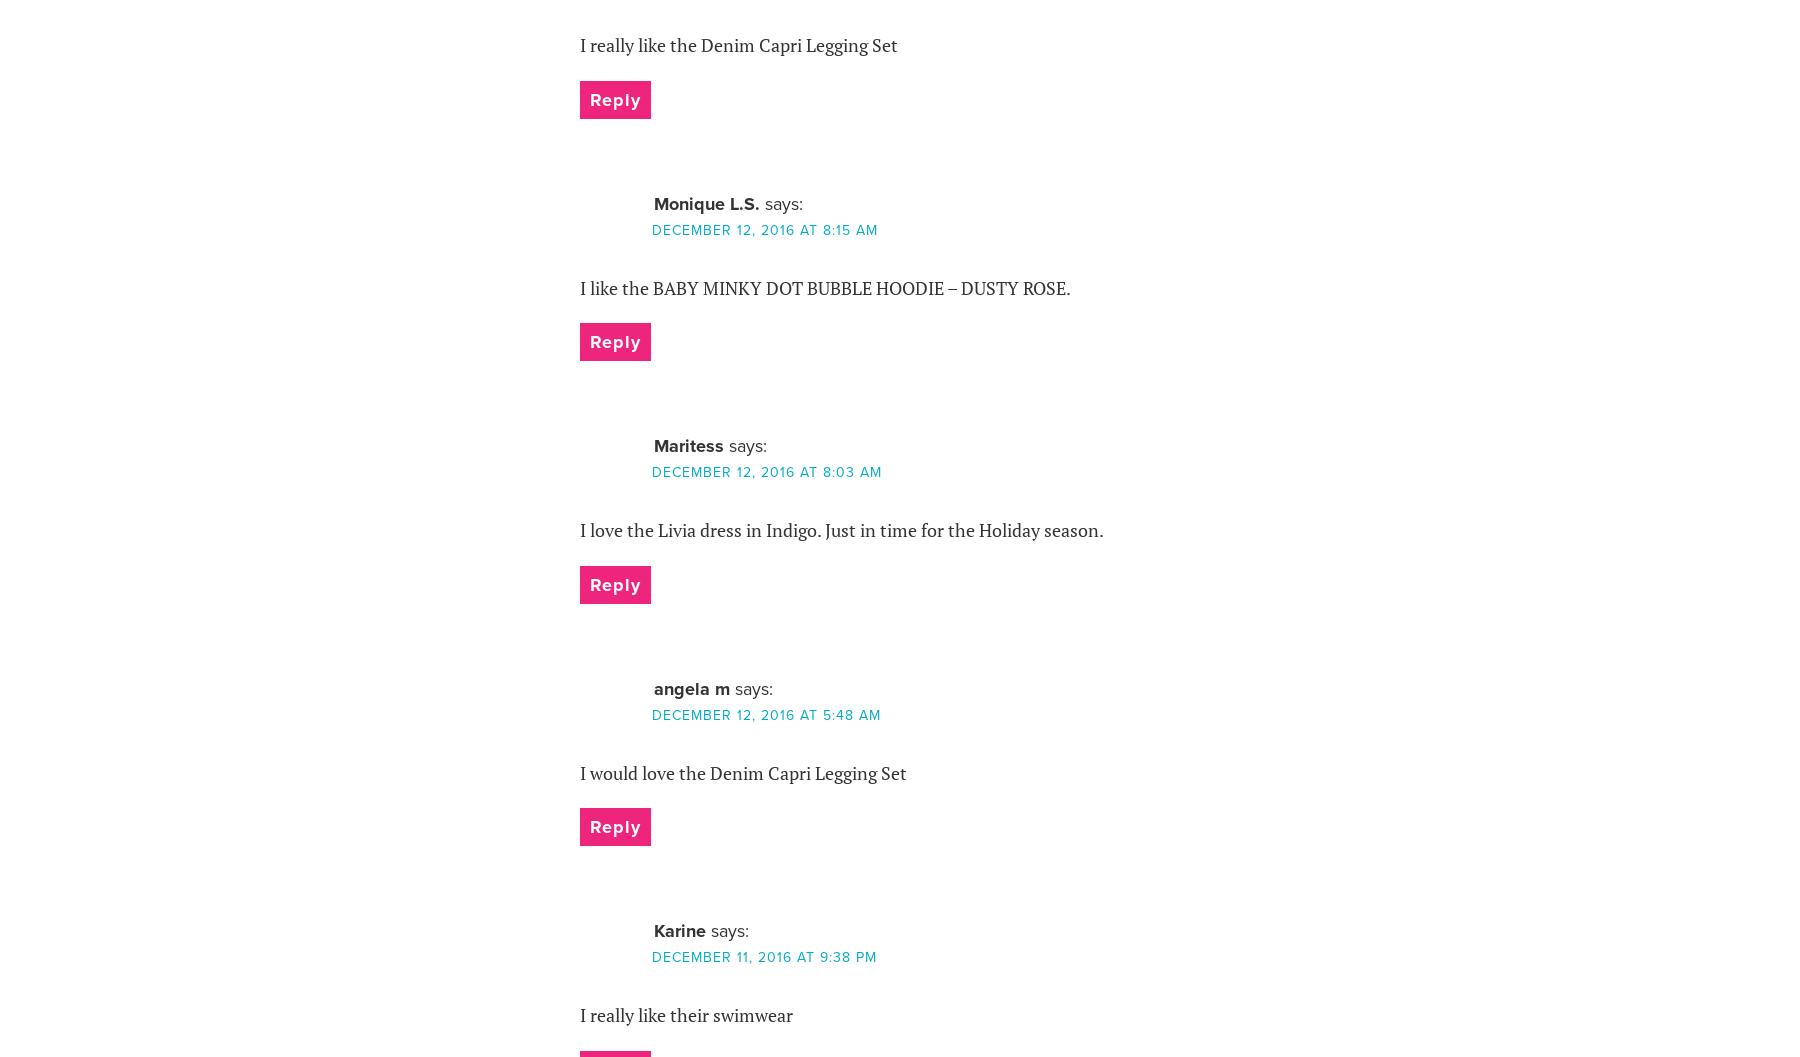 The image size is (1800, 1057). What do you see at coordinates (651, 228) in the screenshot?
I see `'December 12, 2016 at 8:15 am'` at bounding box center [651, 228].